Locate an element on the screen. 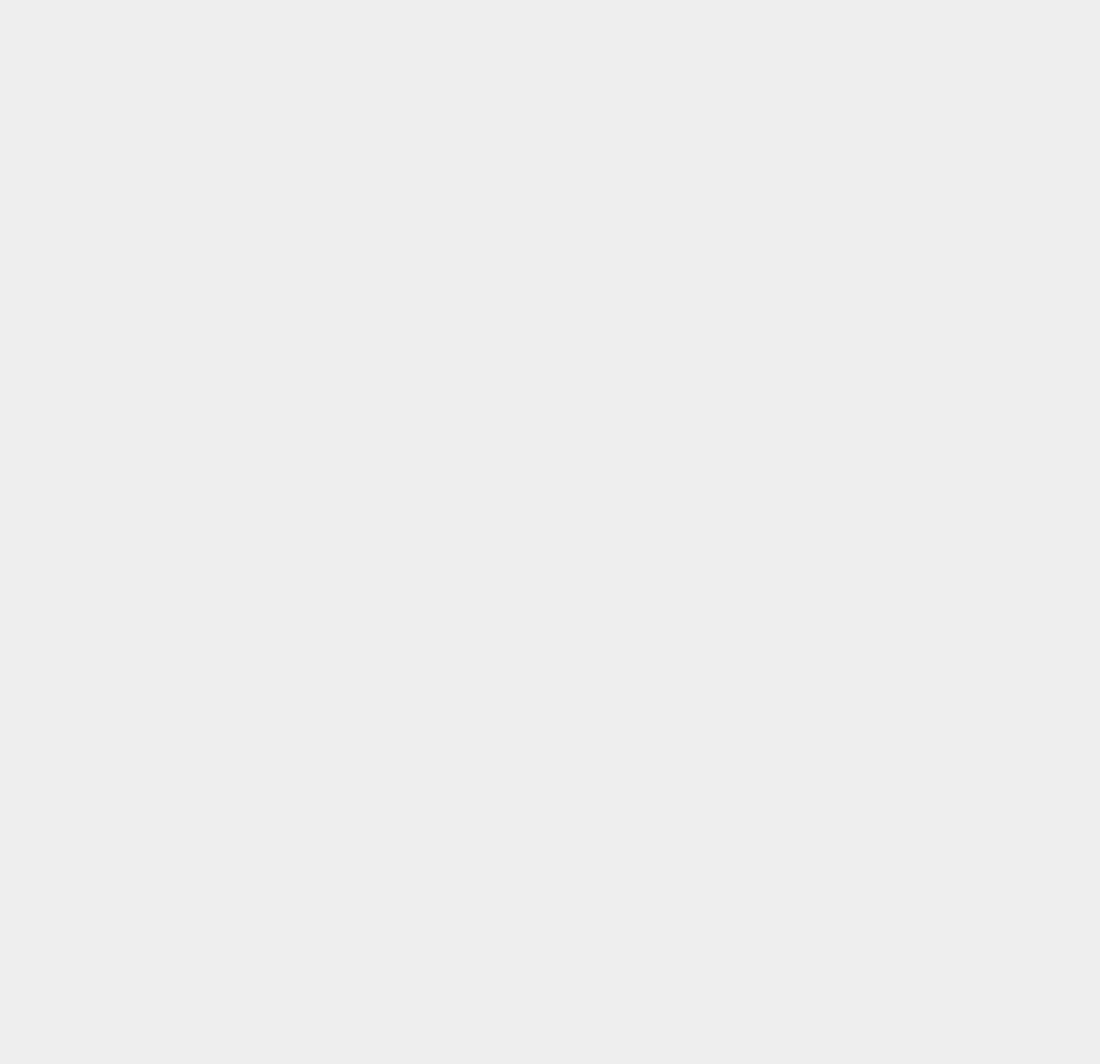 The image size is (1100, 1064). 'Windows Phone' is located at coordinates (826, 925).